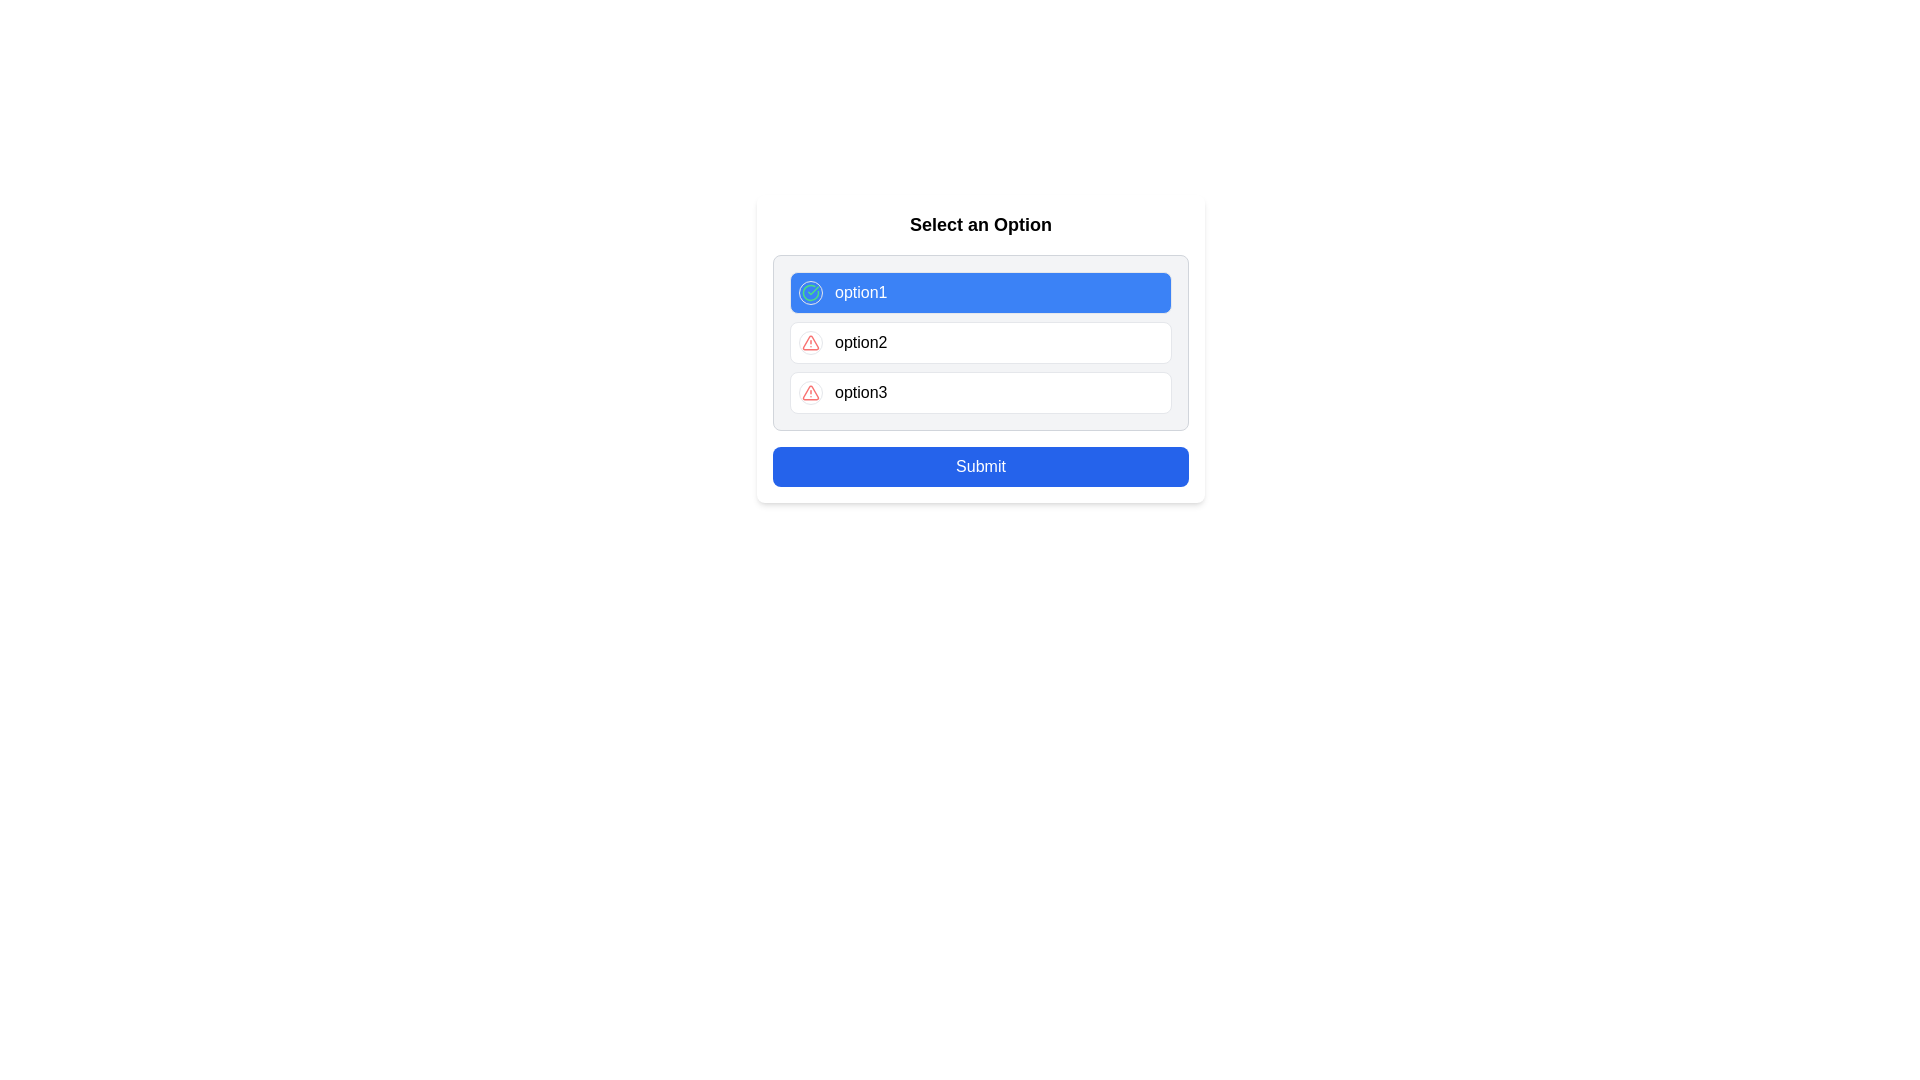 The height and width of the screenshot is (1080, 1920). What do you see at coordinates (980, 342) in the screenshot?
I see `the selectable option labeled 'option2'` at bounding box center [980, 342].